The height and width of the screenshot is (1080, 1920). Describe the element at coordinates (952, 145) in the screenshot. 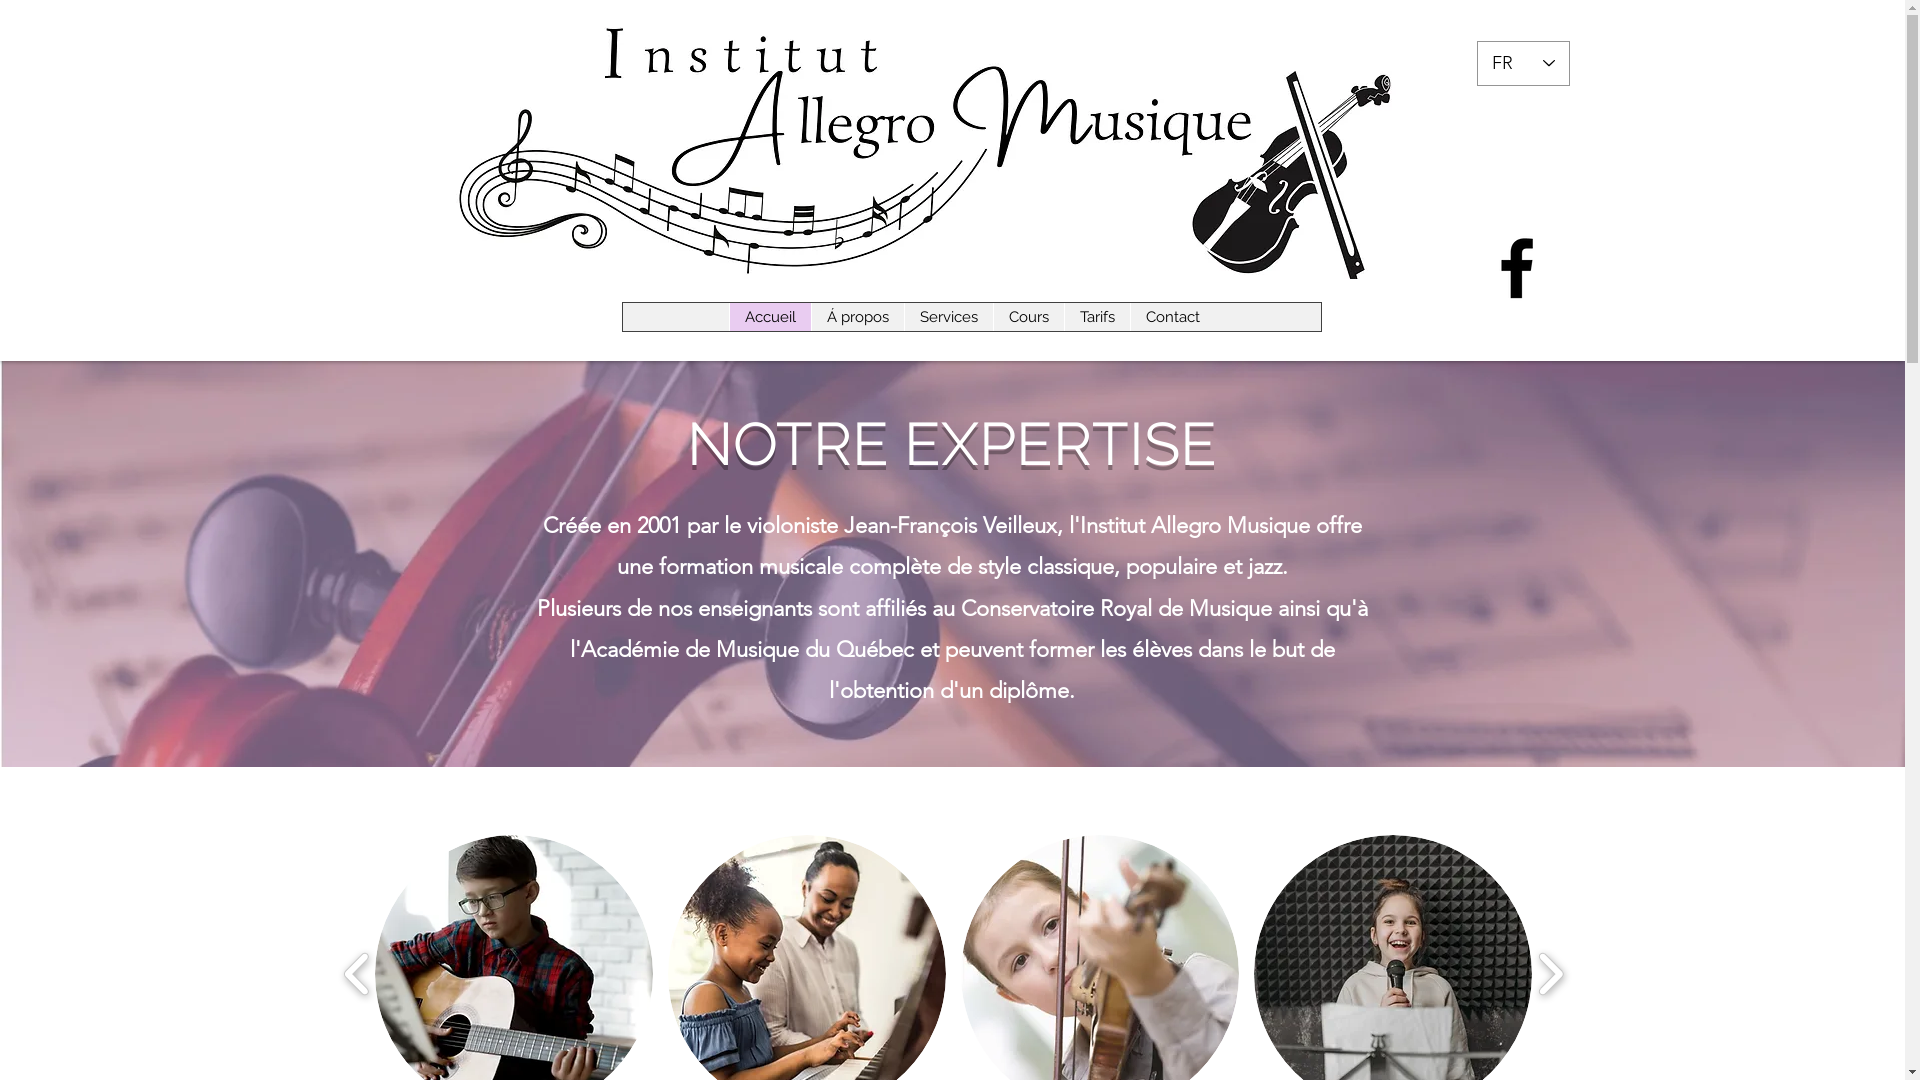

I see `'final 1.jpg'` at that location.